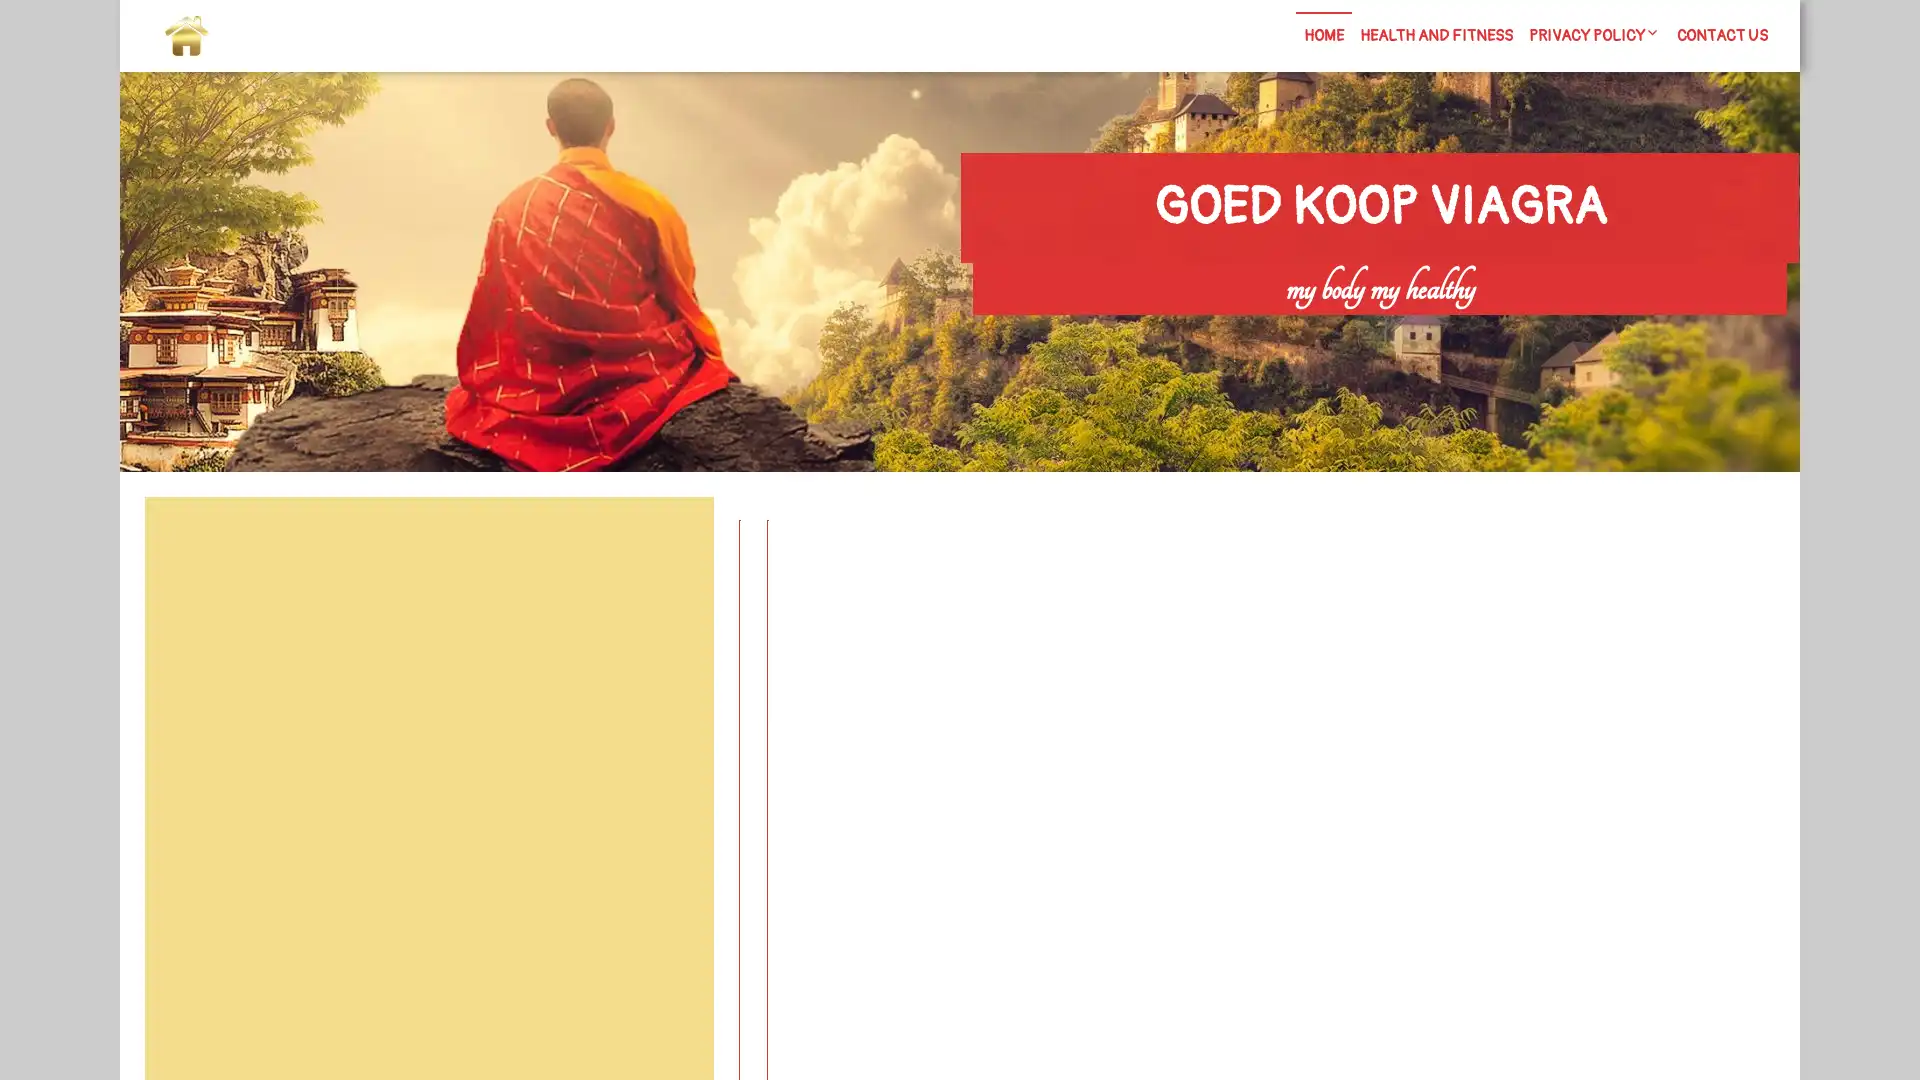  What do you see at coordinates (1557, 327) in the screenshot?
I see `Search` at bounding box center [1557, 327].